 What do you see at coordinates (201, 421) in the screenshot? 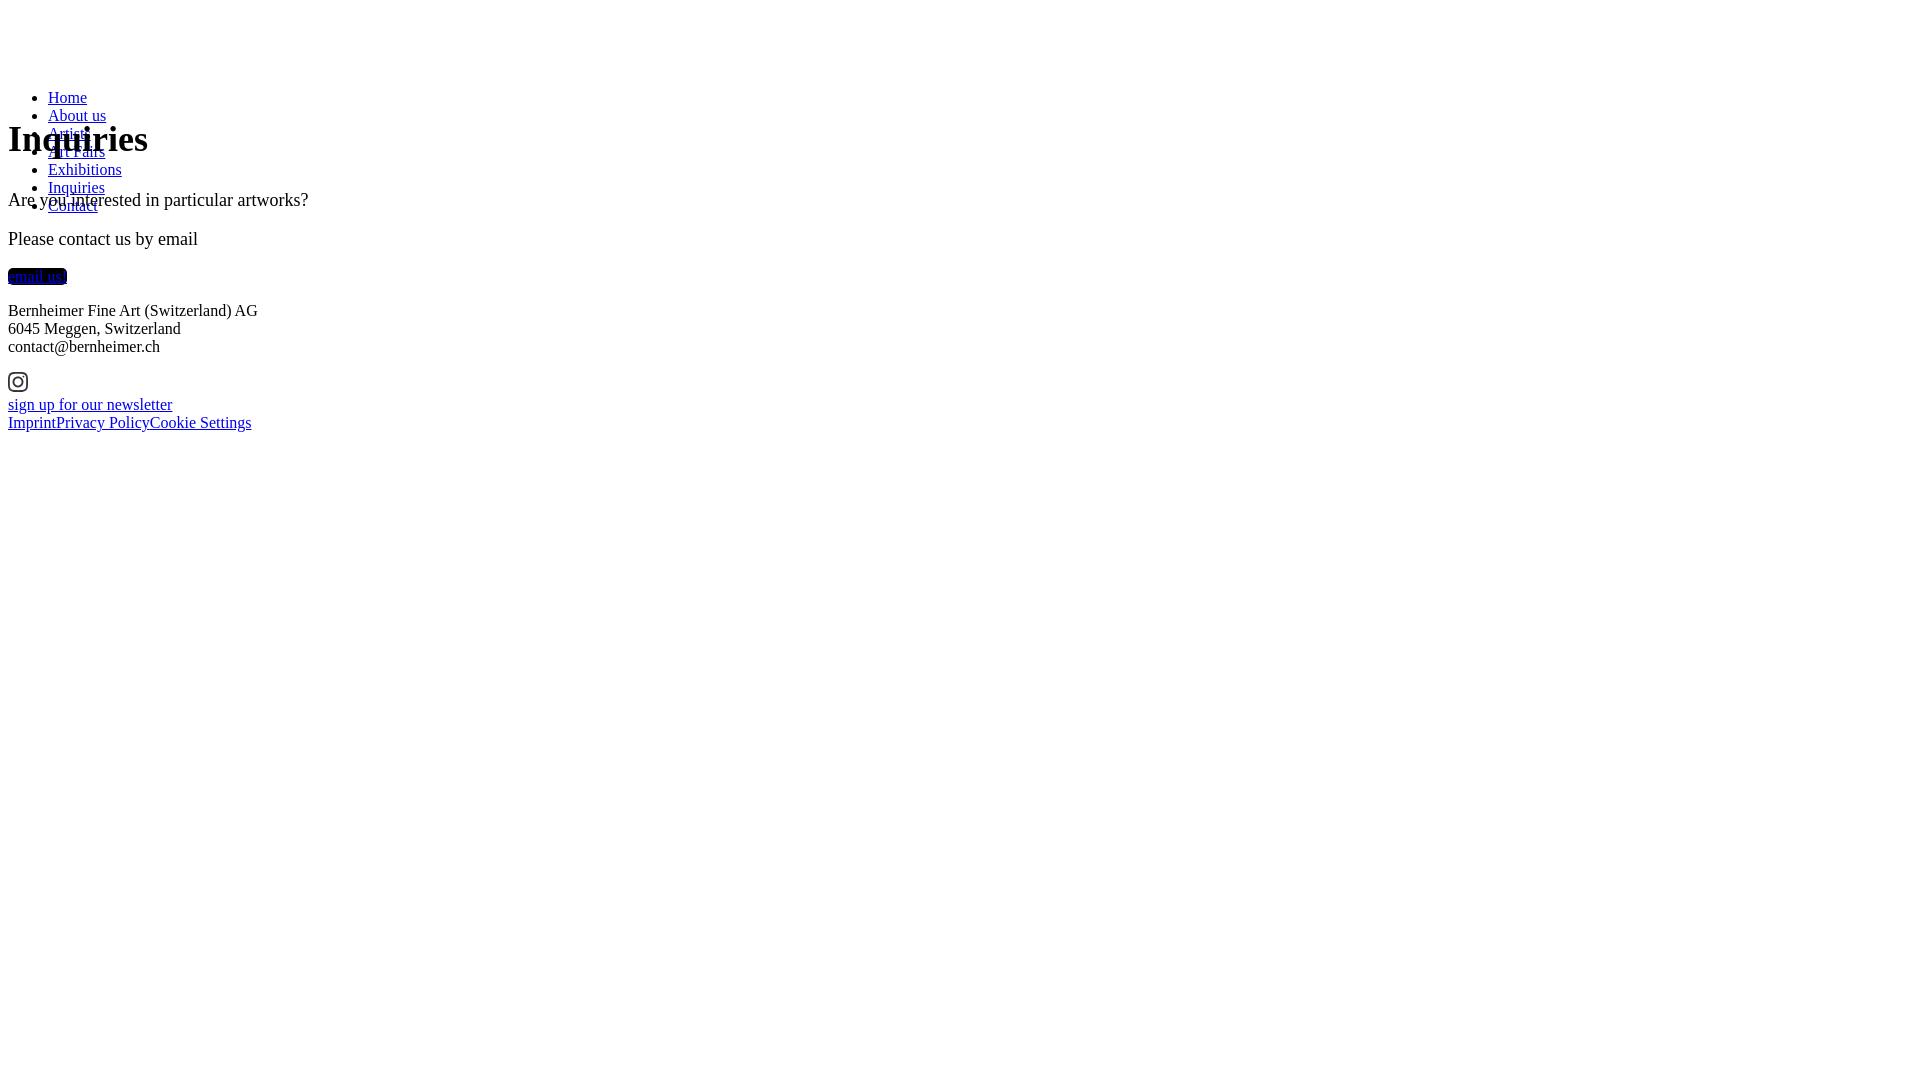
I see `'Cookie Settings'` at bounding box center [201, 421].